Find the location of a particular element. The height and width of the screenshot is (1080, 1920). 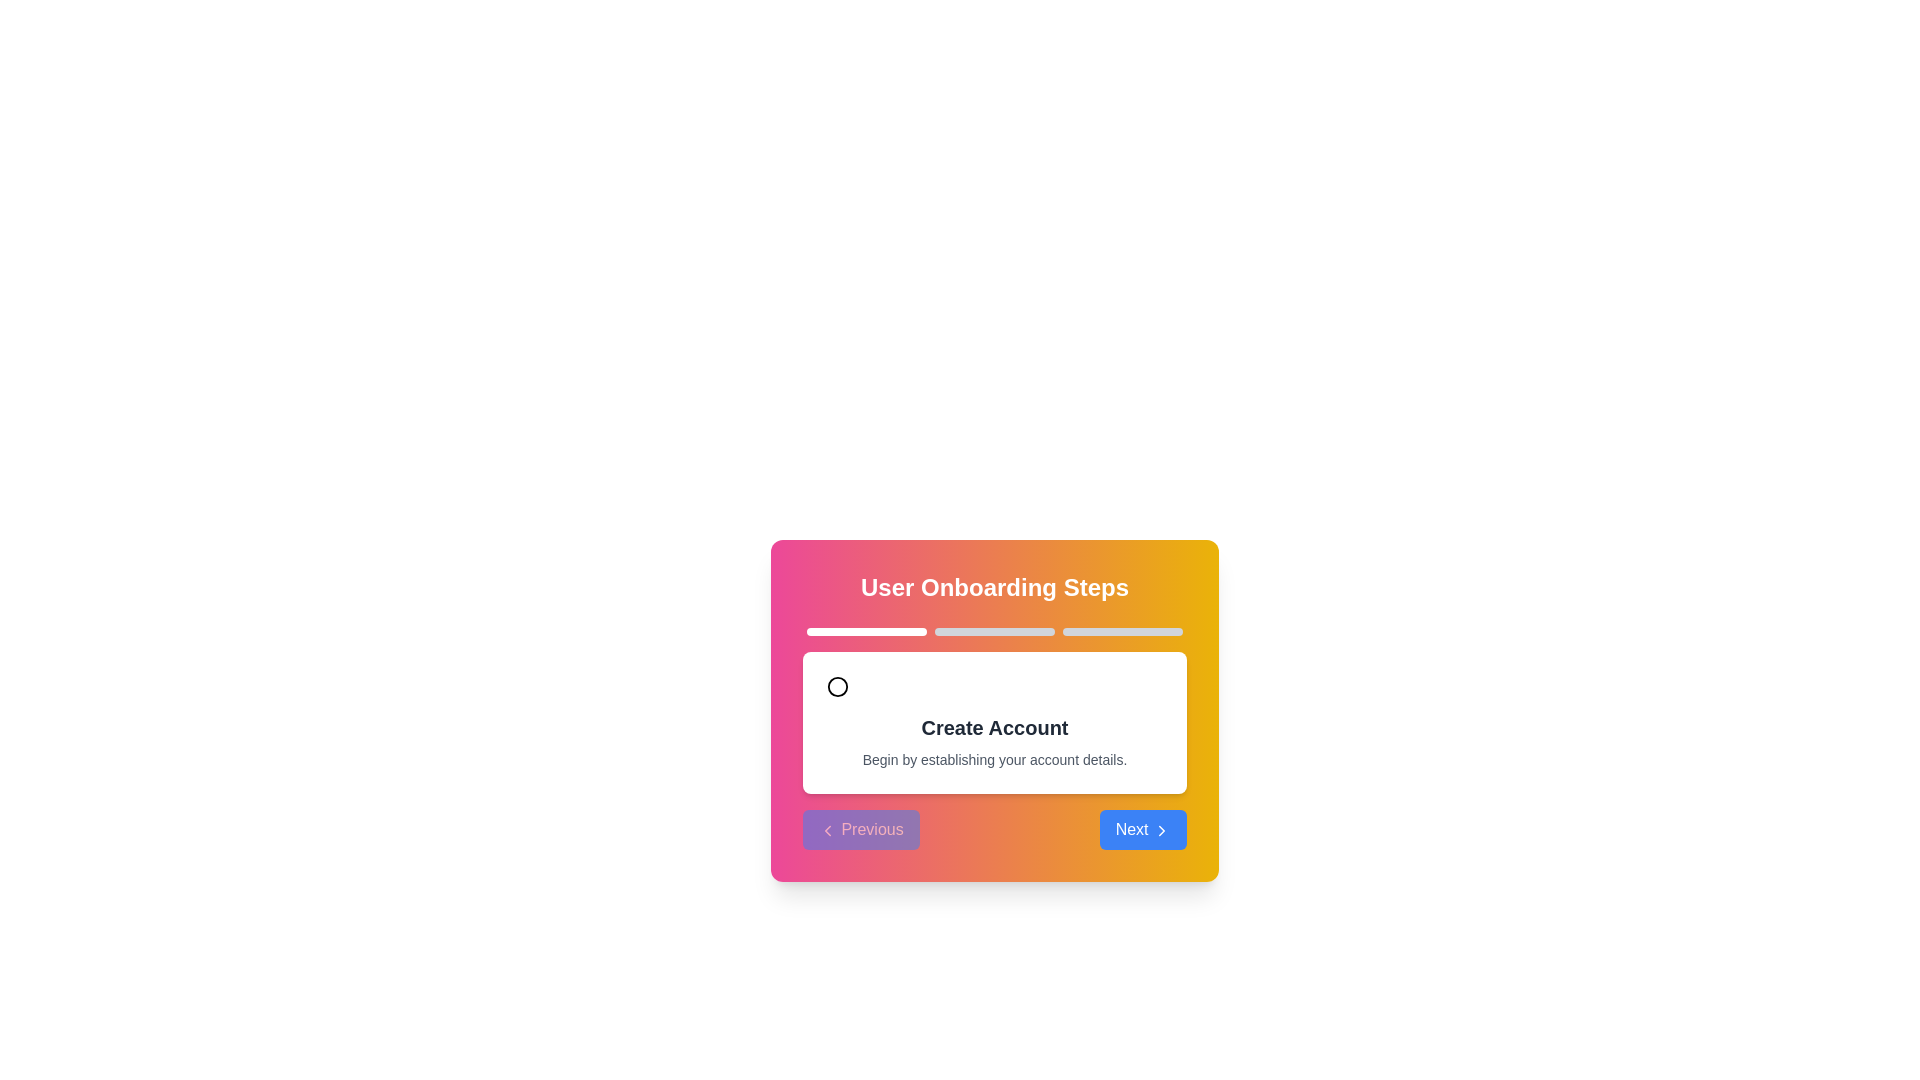

the Progress Indicator element, which consists of three horizontal bars (one white and two gray) located below the 'User Onboarding Steps' title is located at coordinates (994, 632).